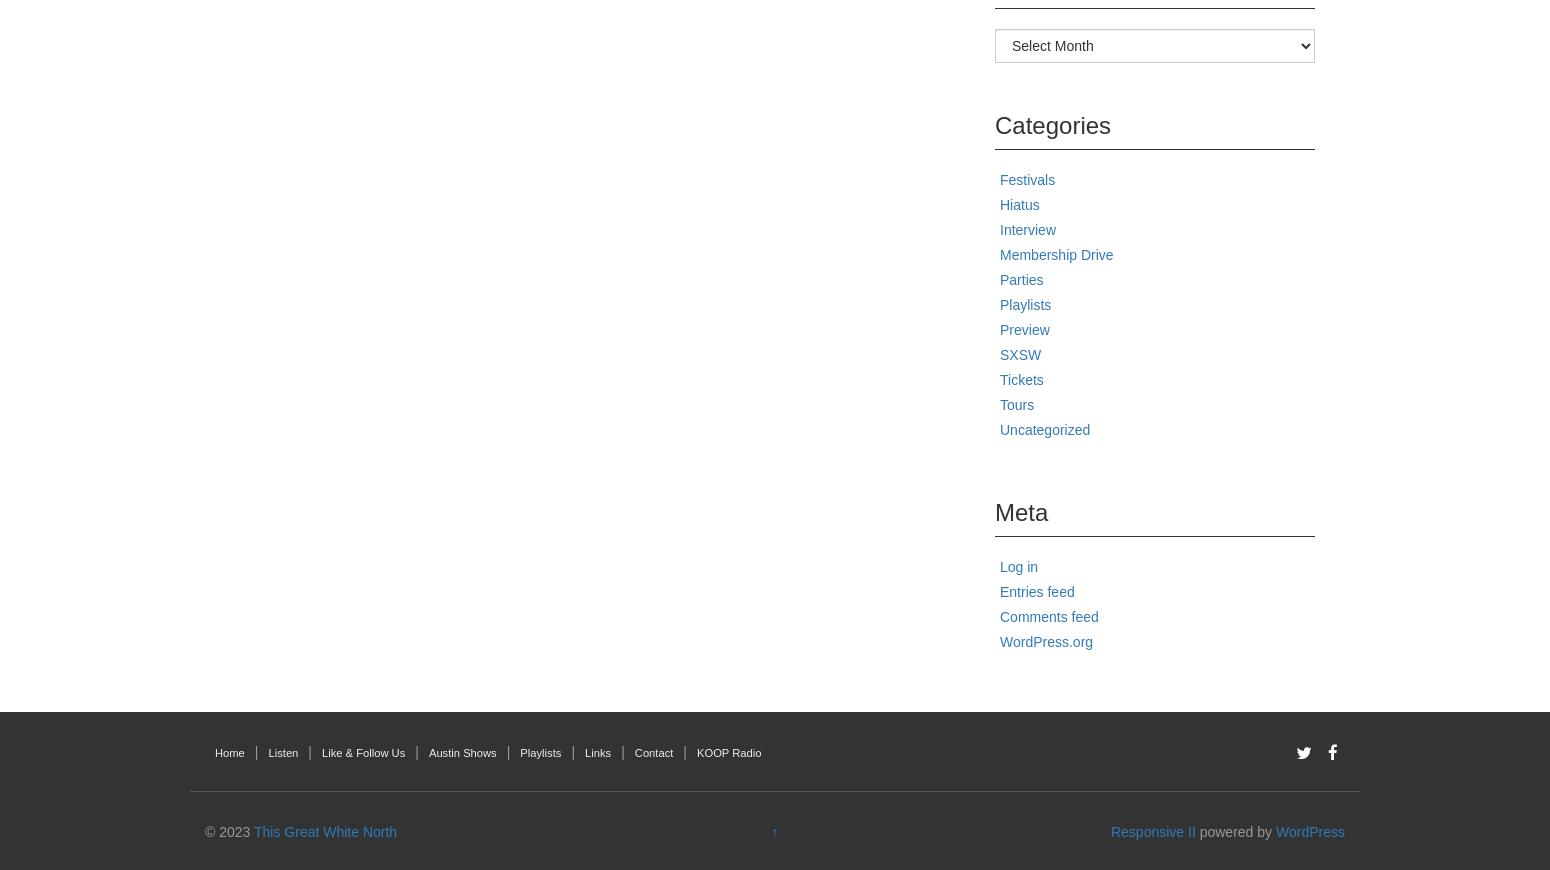 This screenshot has height=870, width=1550. What do you see at coordinates (1018, 565) in the screenshot?
I see `'Log in'` at bounding box center [1018, 565].